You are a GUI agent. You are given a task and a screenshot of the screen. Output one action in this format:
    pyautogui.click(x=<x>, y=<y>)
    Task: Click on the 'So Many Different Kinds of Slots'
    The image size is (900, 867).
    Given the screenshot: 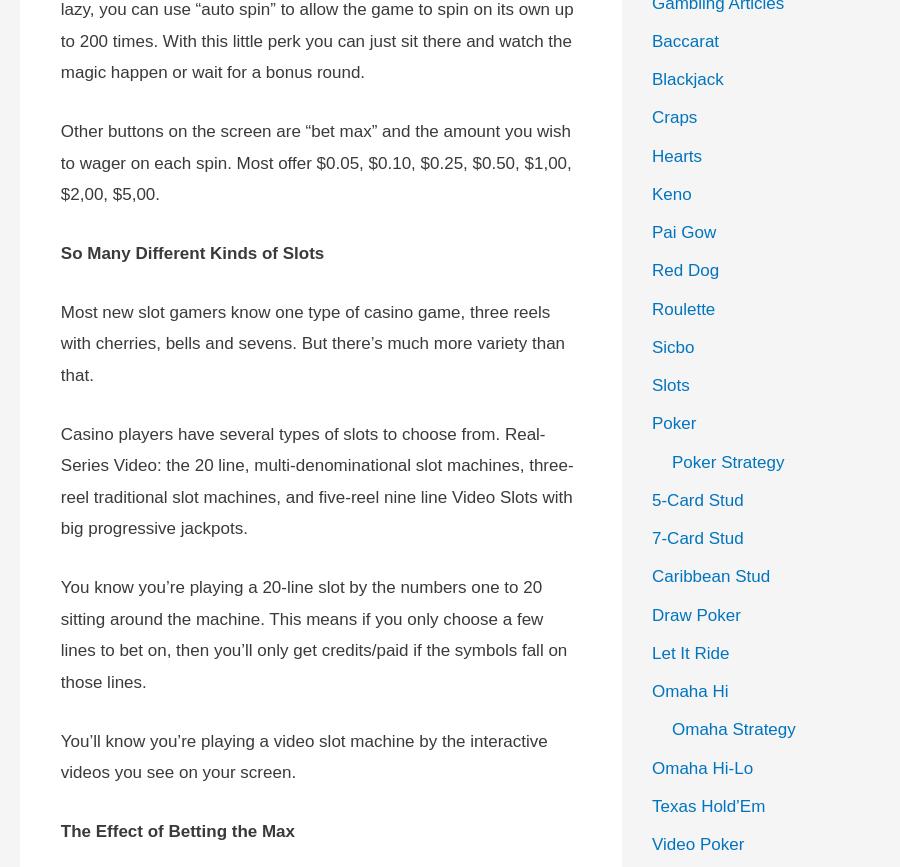 What is the action you would take?
    pyautogui.click(x=191, y=253)
    